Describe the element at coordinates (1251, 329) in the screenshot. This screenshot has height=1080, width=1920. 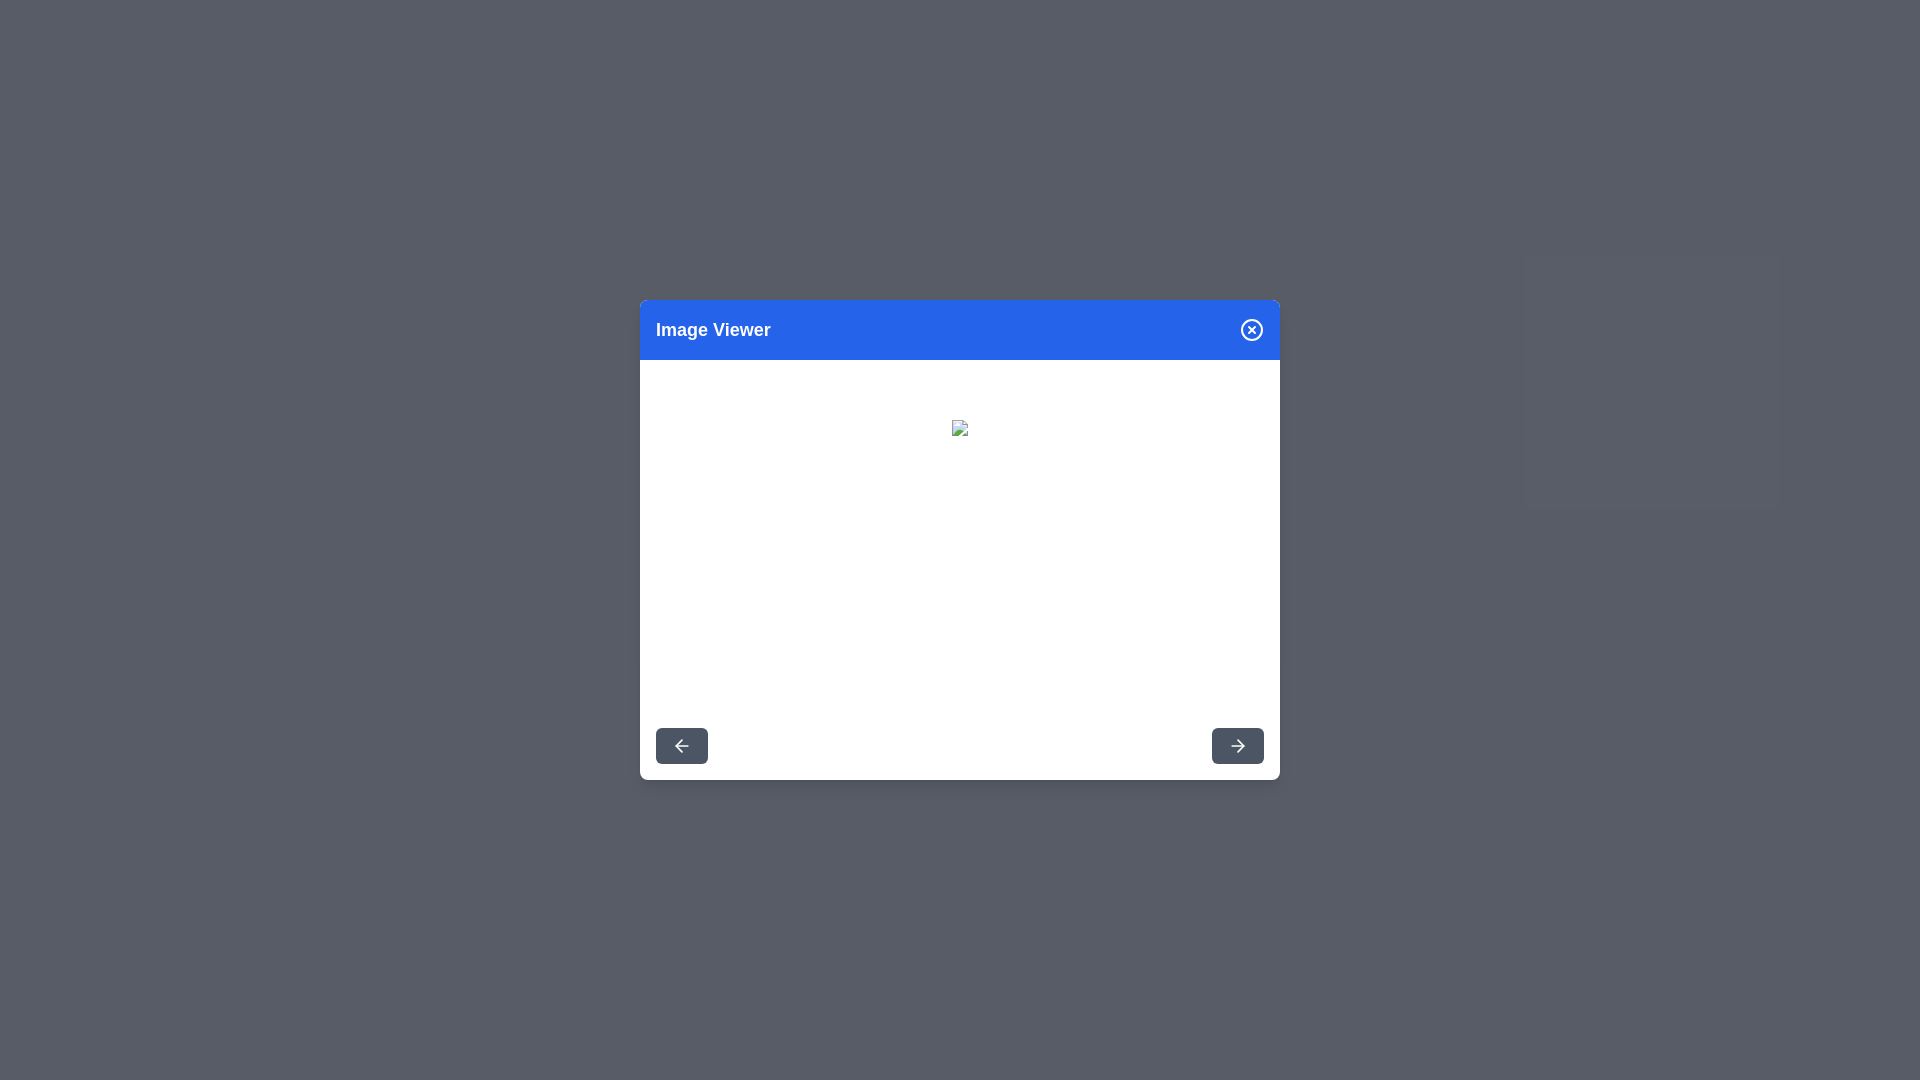
I see `close button to dismiss the dialog` at that location.